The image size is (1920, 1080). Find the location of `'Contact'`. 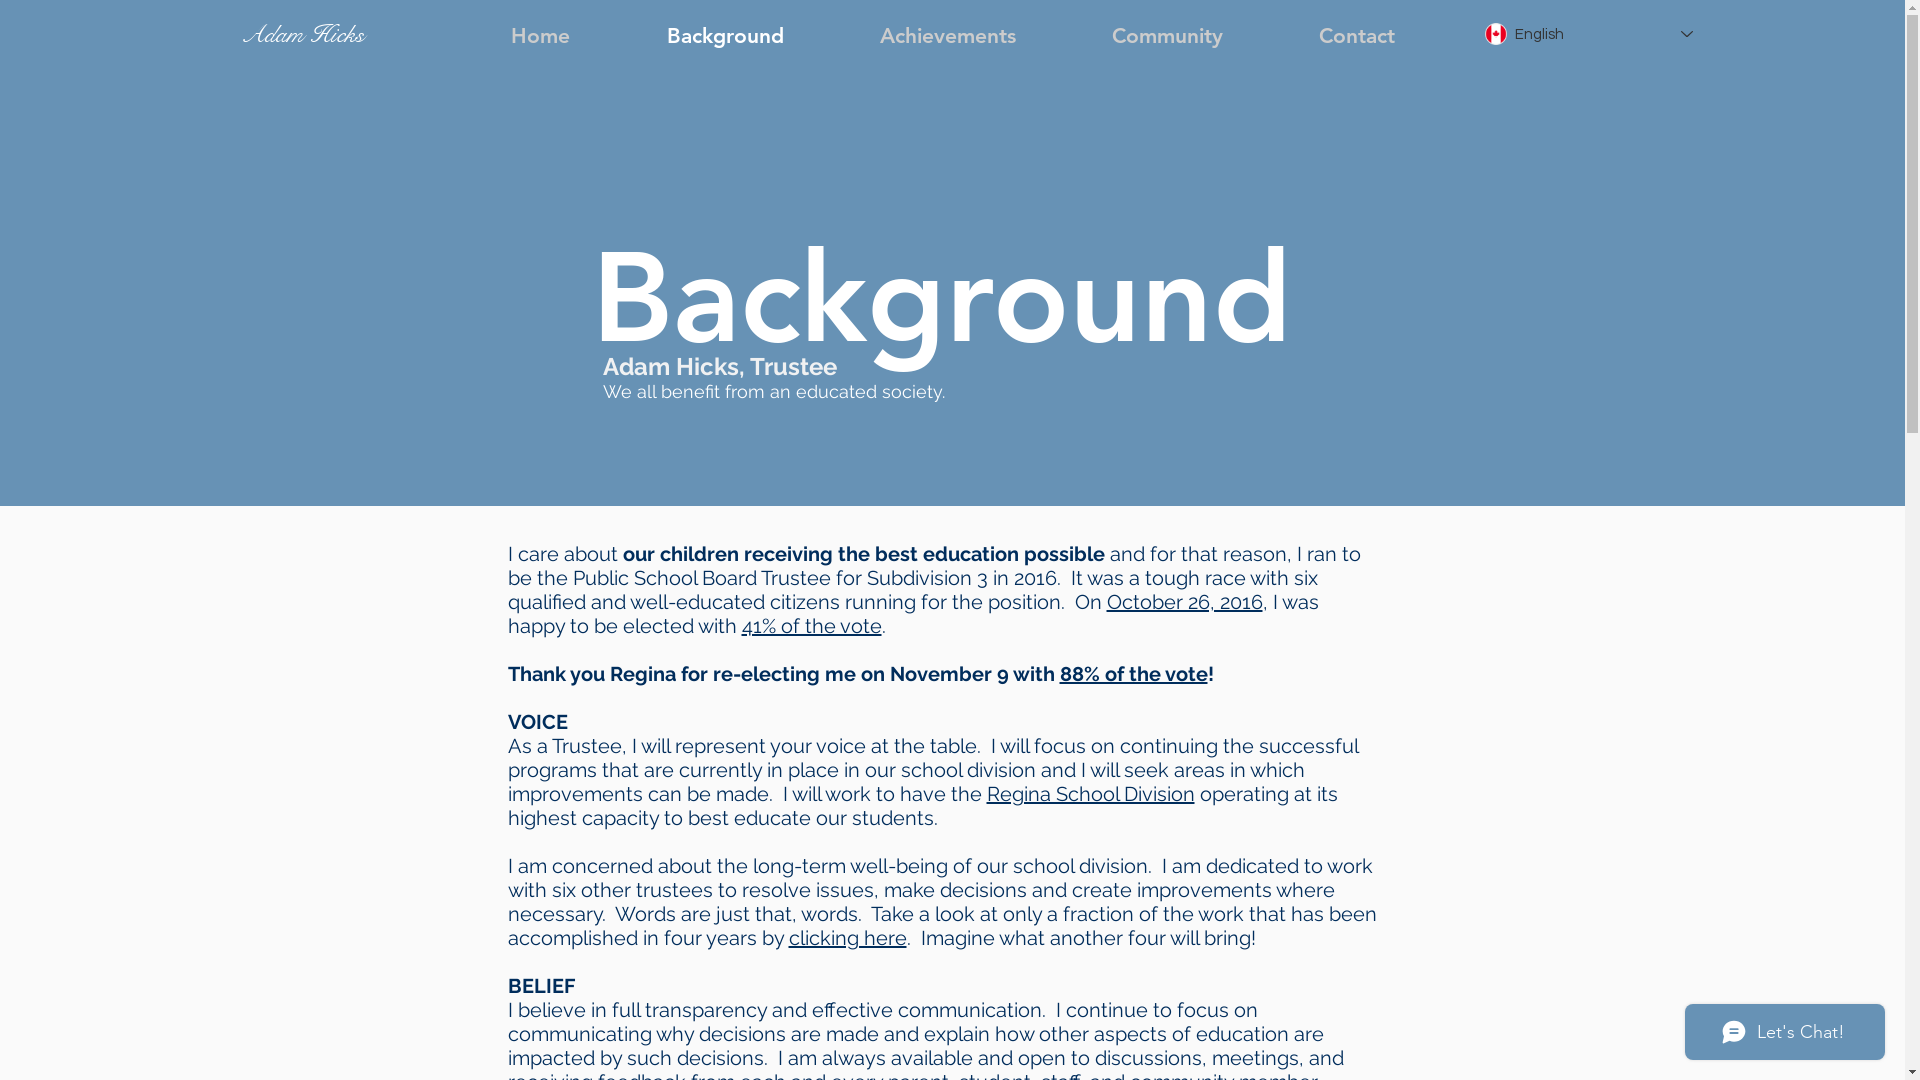

'Contact' is located at coordinates (1356, 35).